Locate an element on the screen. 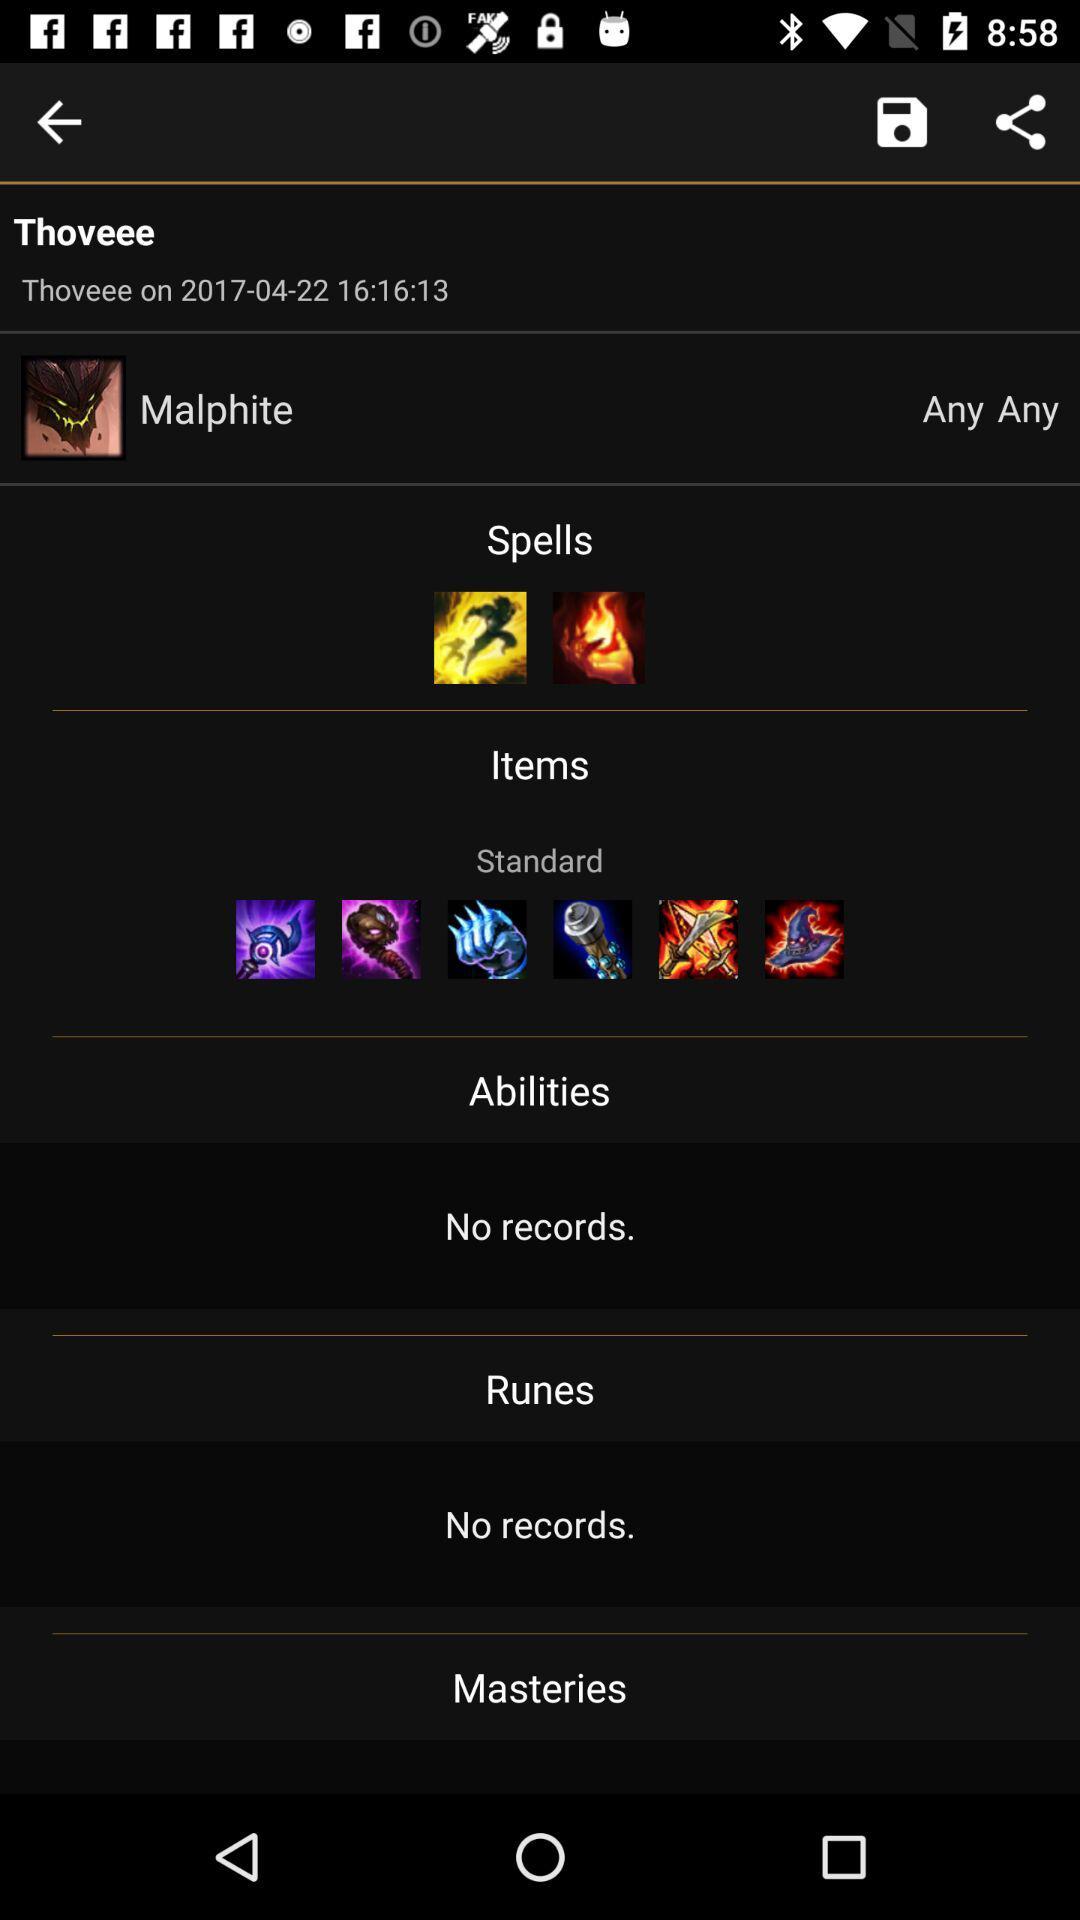 Image resolution: width=1080 pixels, height=1920 pixels. the item on the left is located at coordinates (275, 938).